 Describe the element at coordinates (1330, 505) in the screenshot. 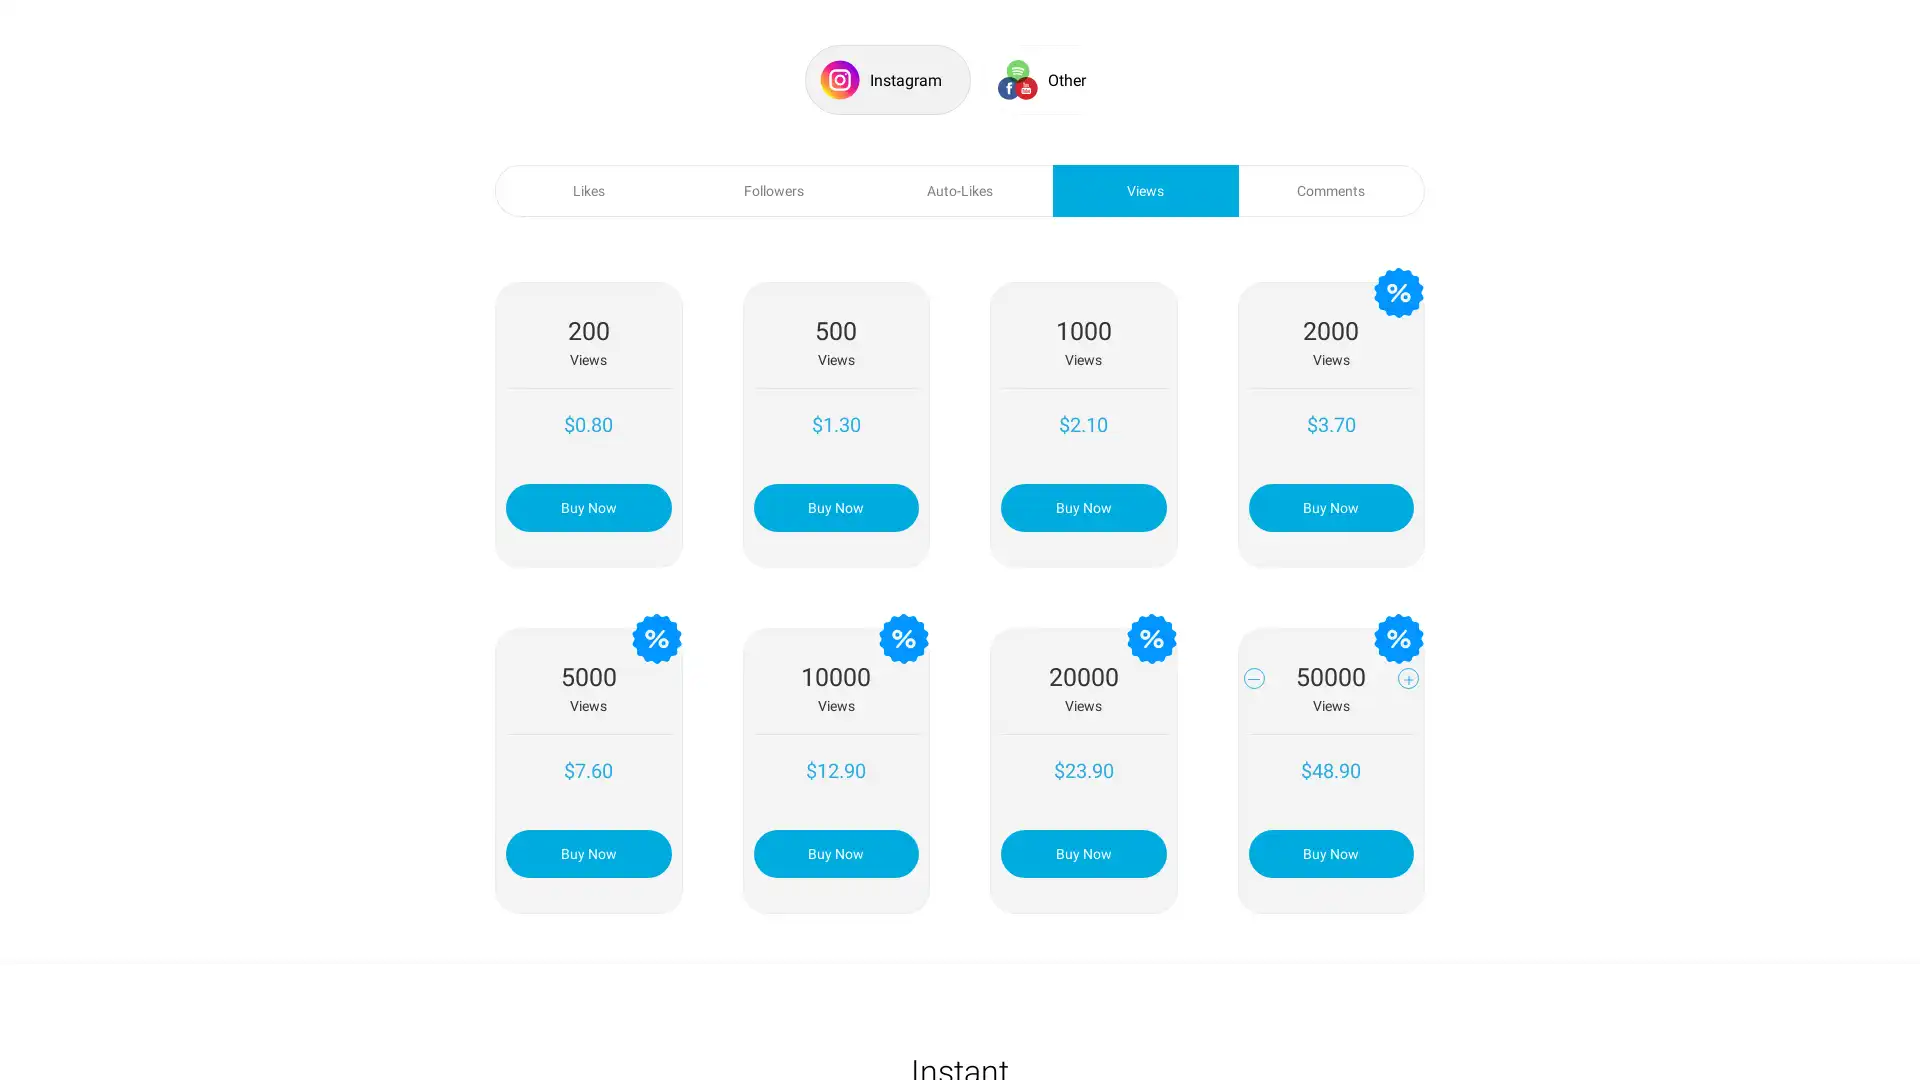

I see `Buy Now` at that location.